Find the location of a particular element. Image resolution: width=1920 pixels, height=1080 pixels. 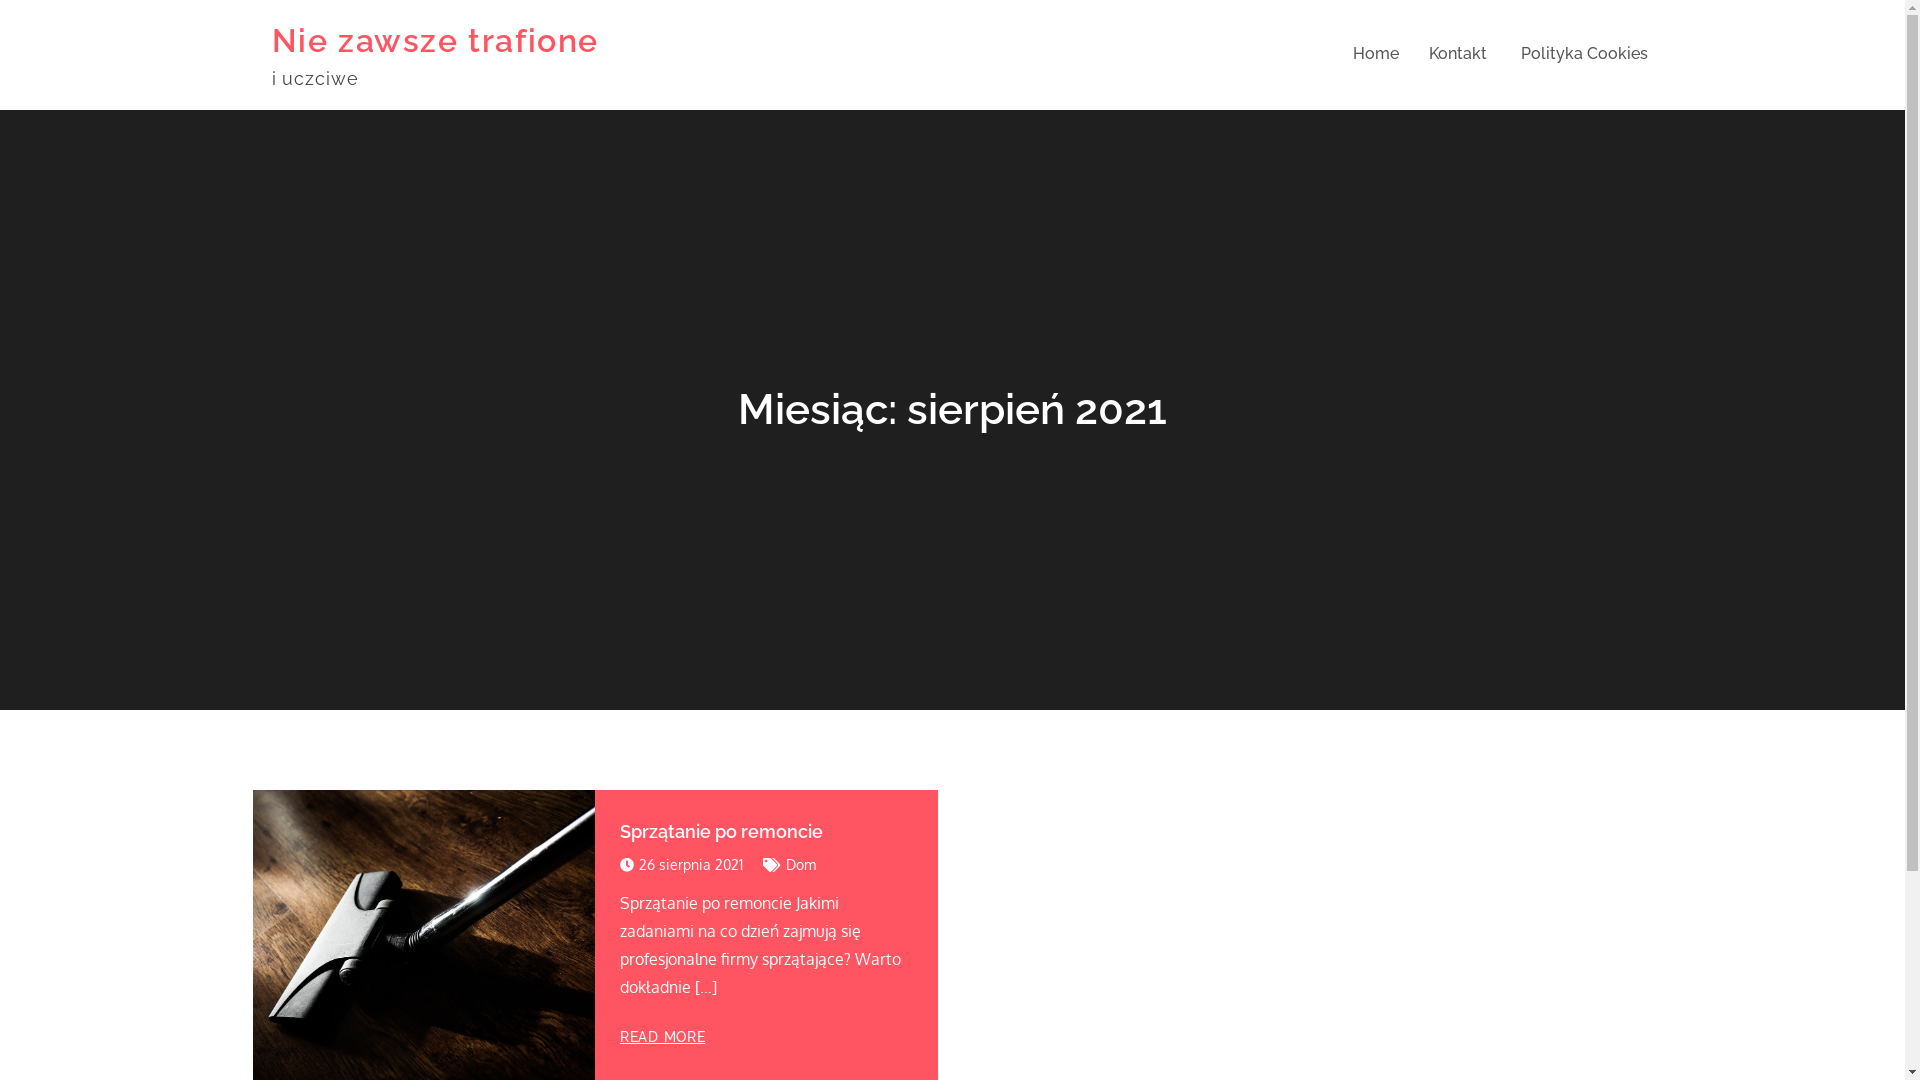

'Home' is located at coordinates (1373, 53).